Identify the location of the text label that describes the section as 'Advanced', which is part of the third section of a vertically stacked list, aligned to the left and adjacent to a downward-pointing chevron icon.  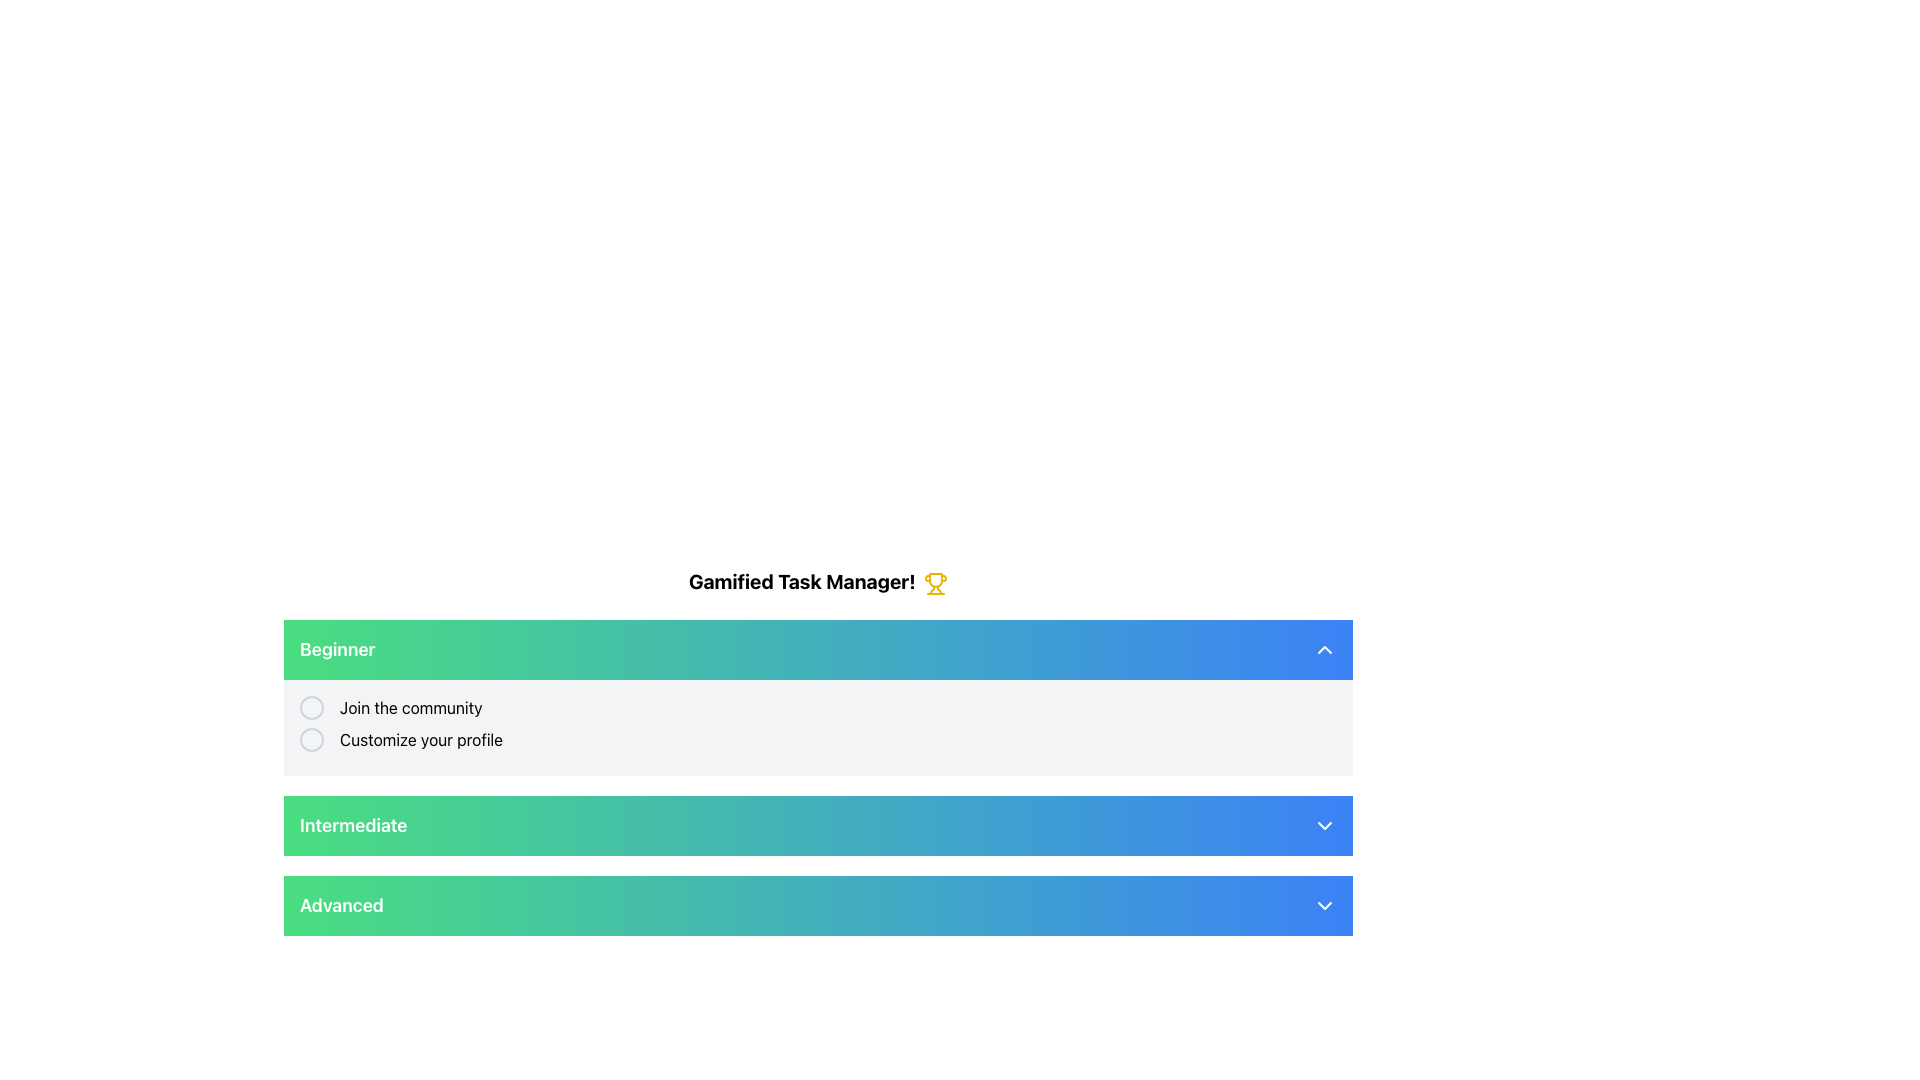
(341, 906).